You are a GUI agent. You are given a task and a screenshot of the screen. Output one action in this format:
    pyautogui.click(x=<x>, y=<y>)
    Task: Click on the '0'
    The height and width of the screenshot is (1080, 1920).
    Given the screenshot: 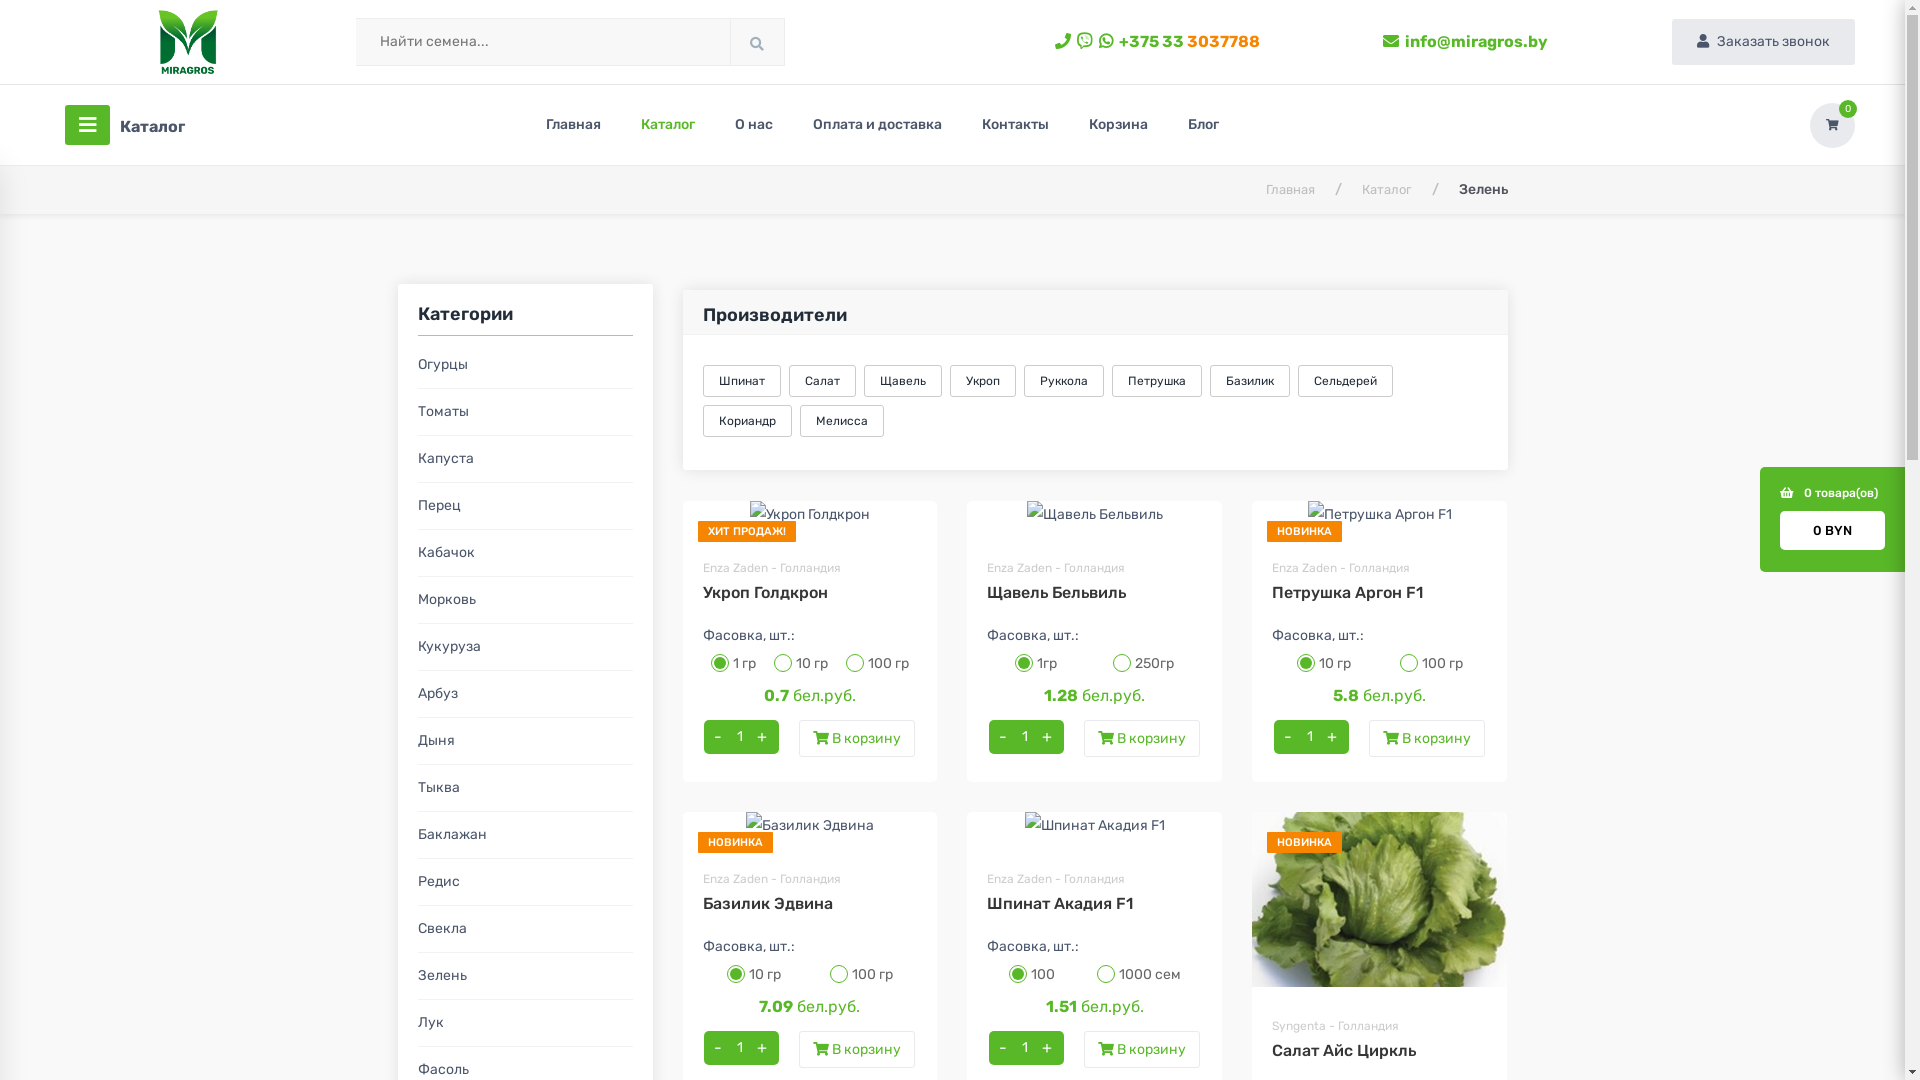 What is the action you would take?
    pyautogui.click(x=1832, y=125)
    